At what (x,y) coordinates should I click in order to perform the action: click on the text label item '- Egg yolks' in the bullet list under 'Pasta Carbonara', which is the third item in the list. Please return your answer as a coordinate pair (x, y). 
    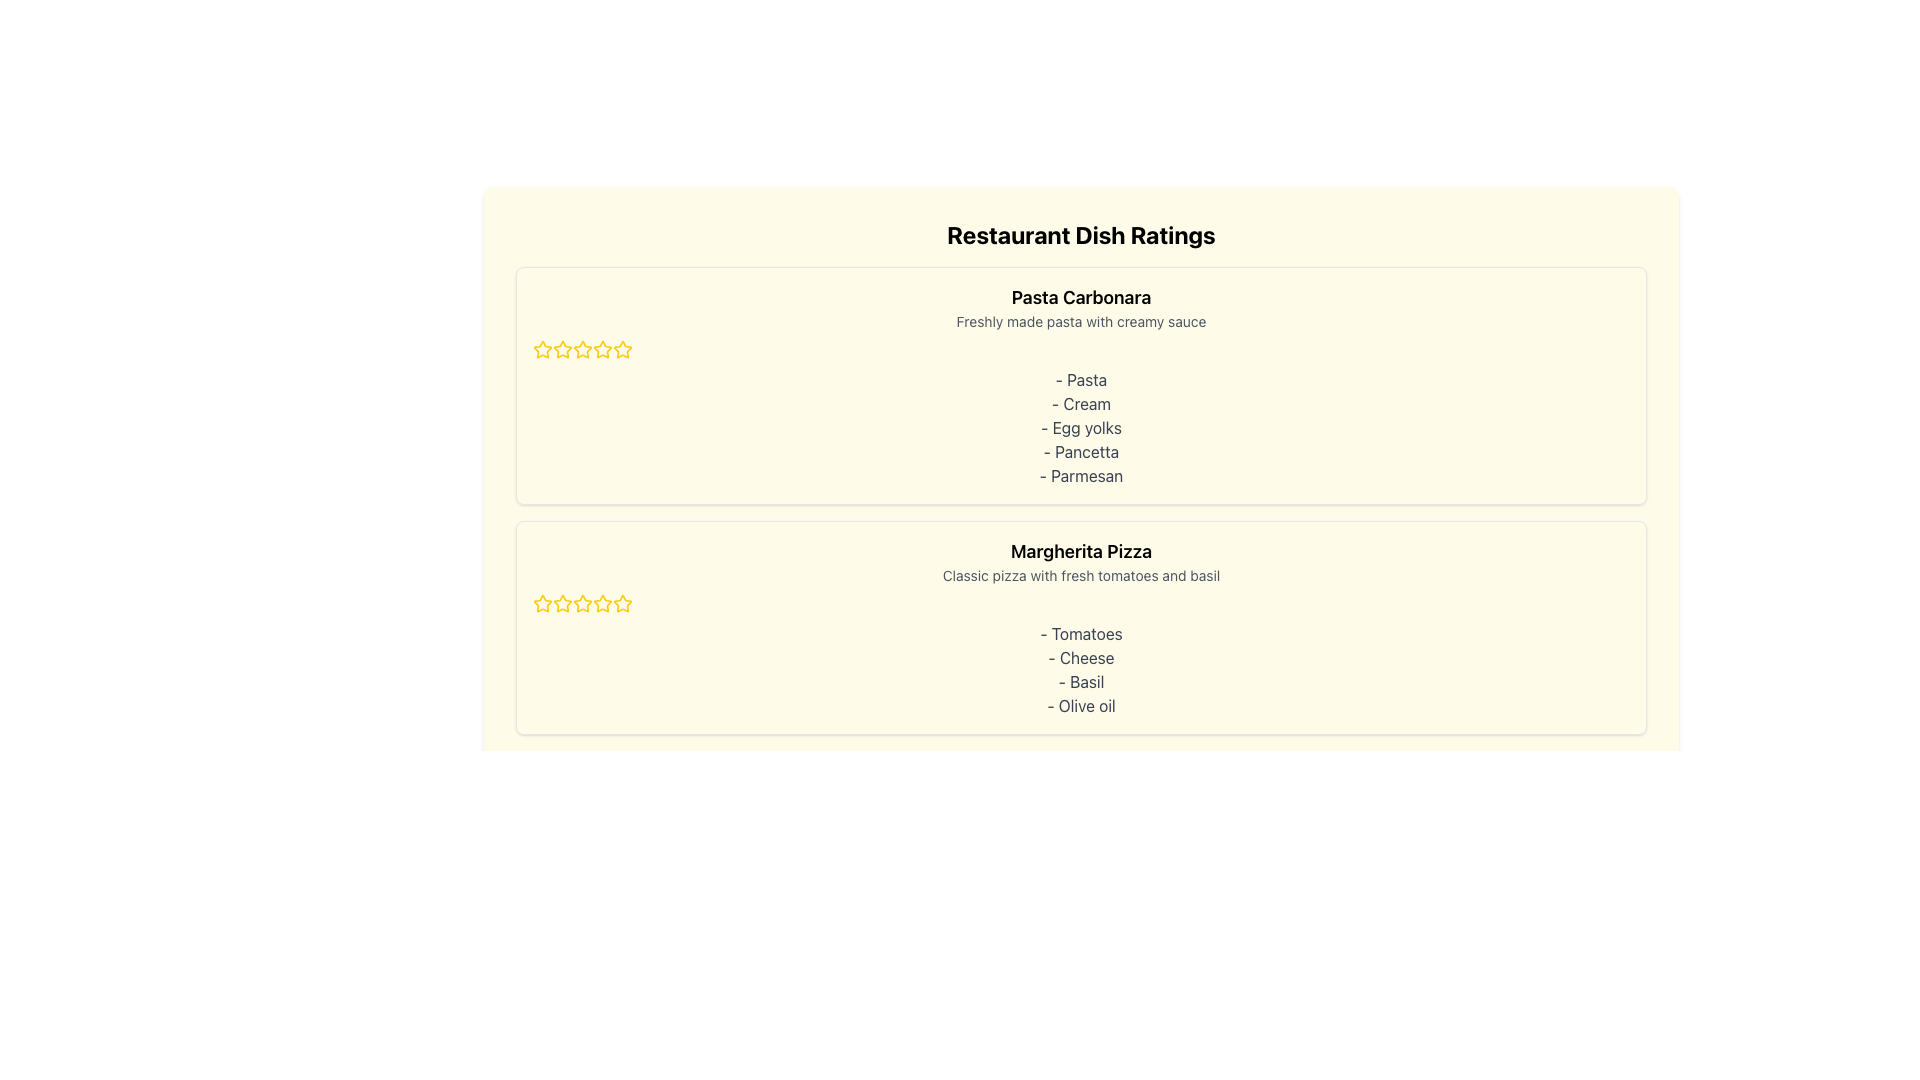
    Looking at the image, I should click on (1080, 427).